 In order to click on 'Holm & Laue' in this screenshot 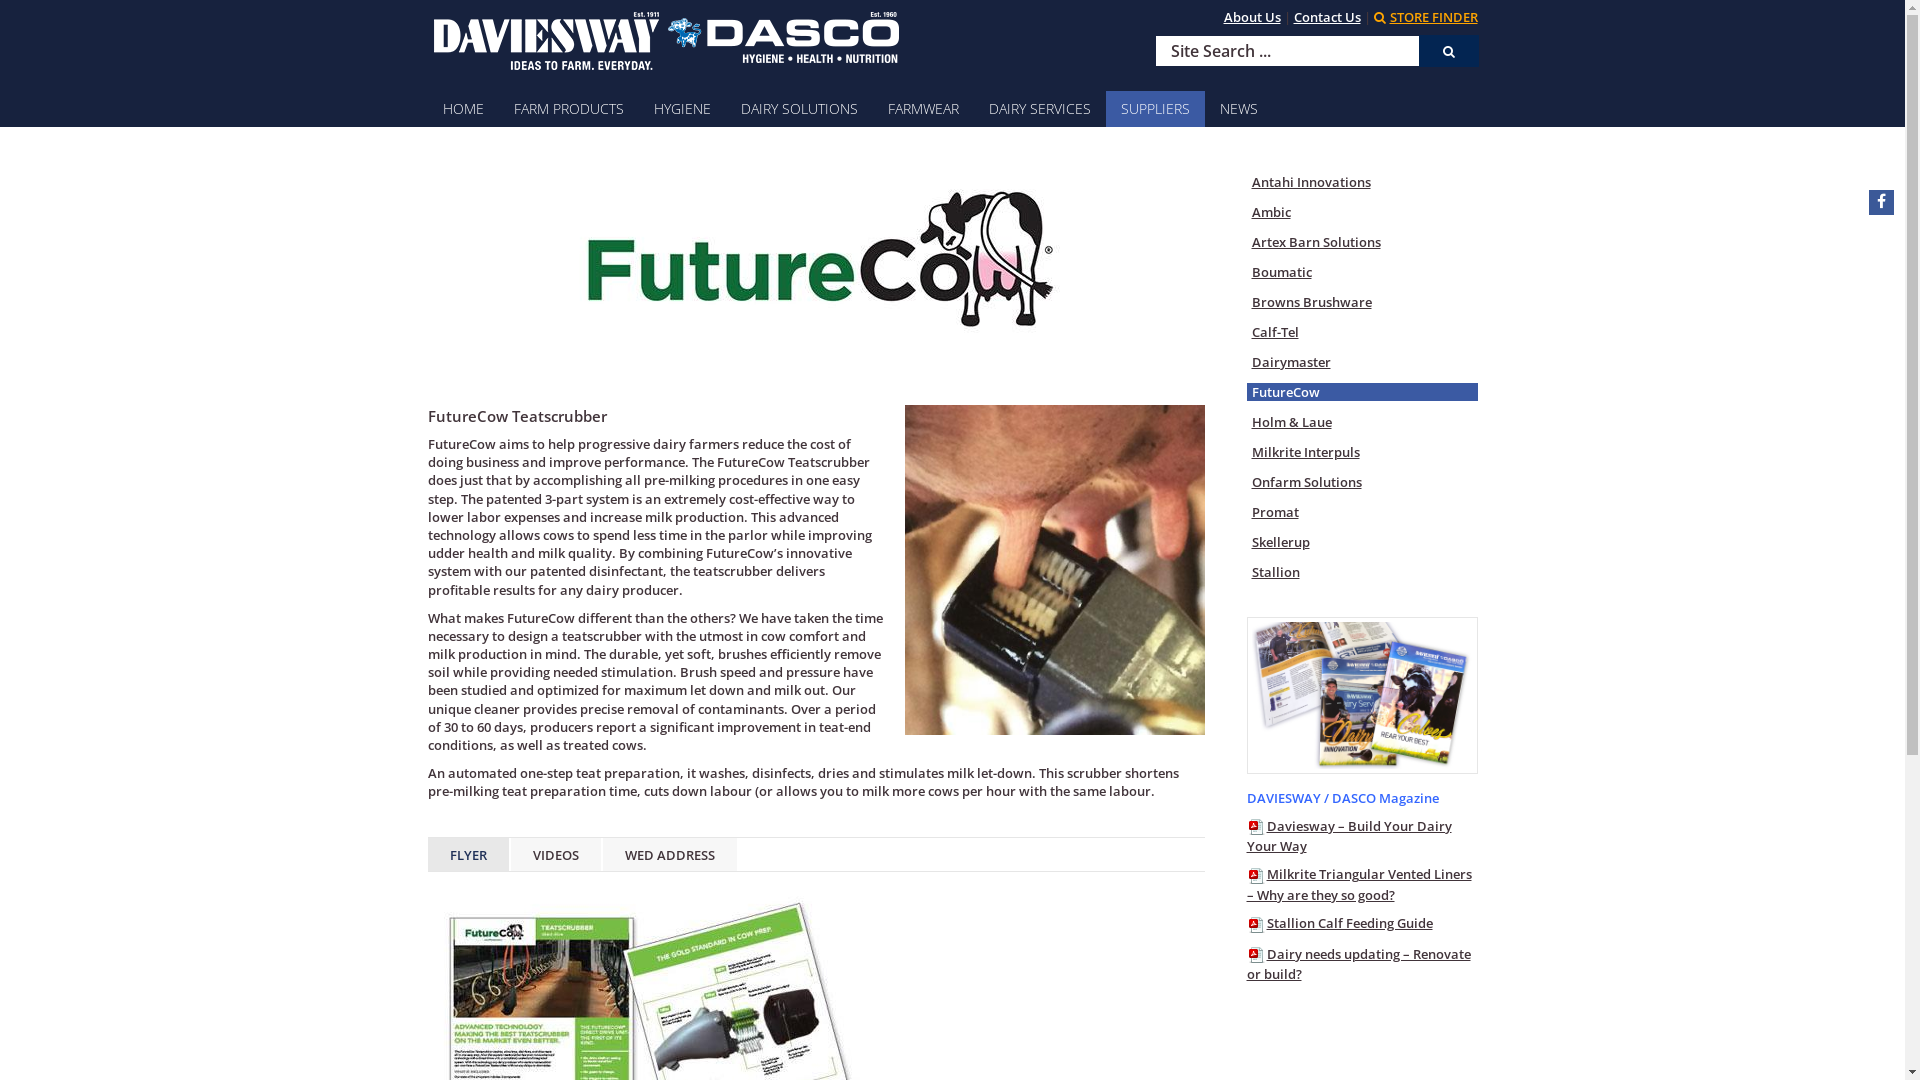, I will do `click(1360, 420)`.